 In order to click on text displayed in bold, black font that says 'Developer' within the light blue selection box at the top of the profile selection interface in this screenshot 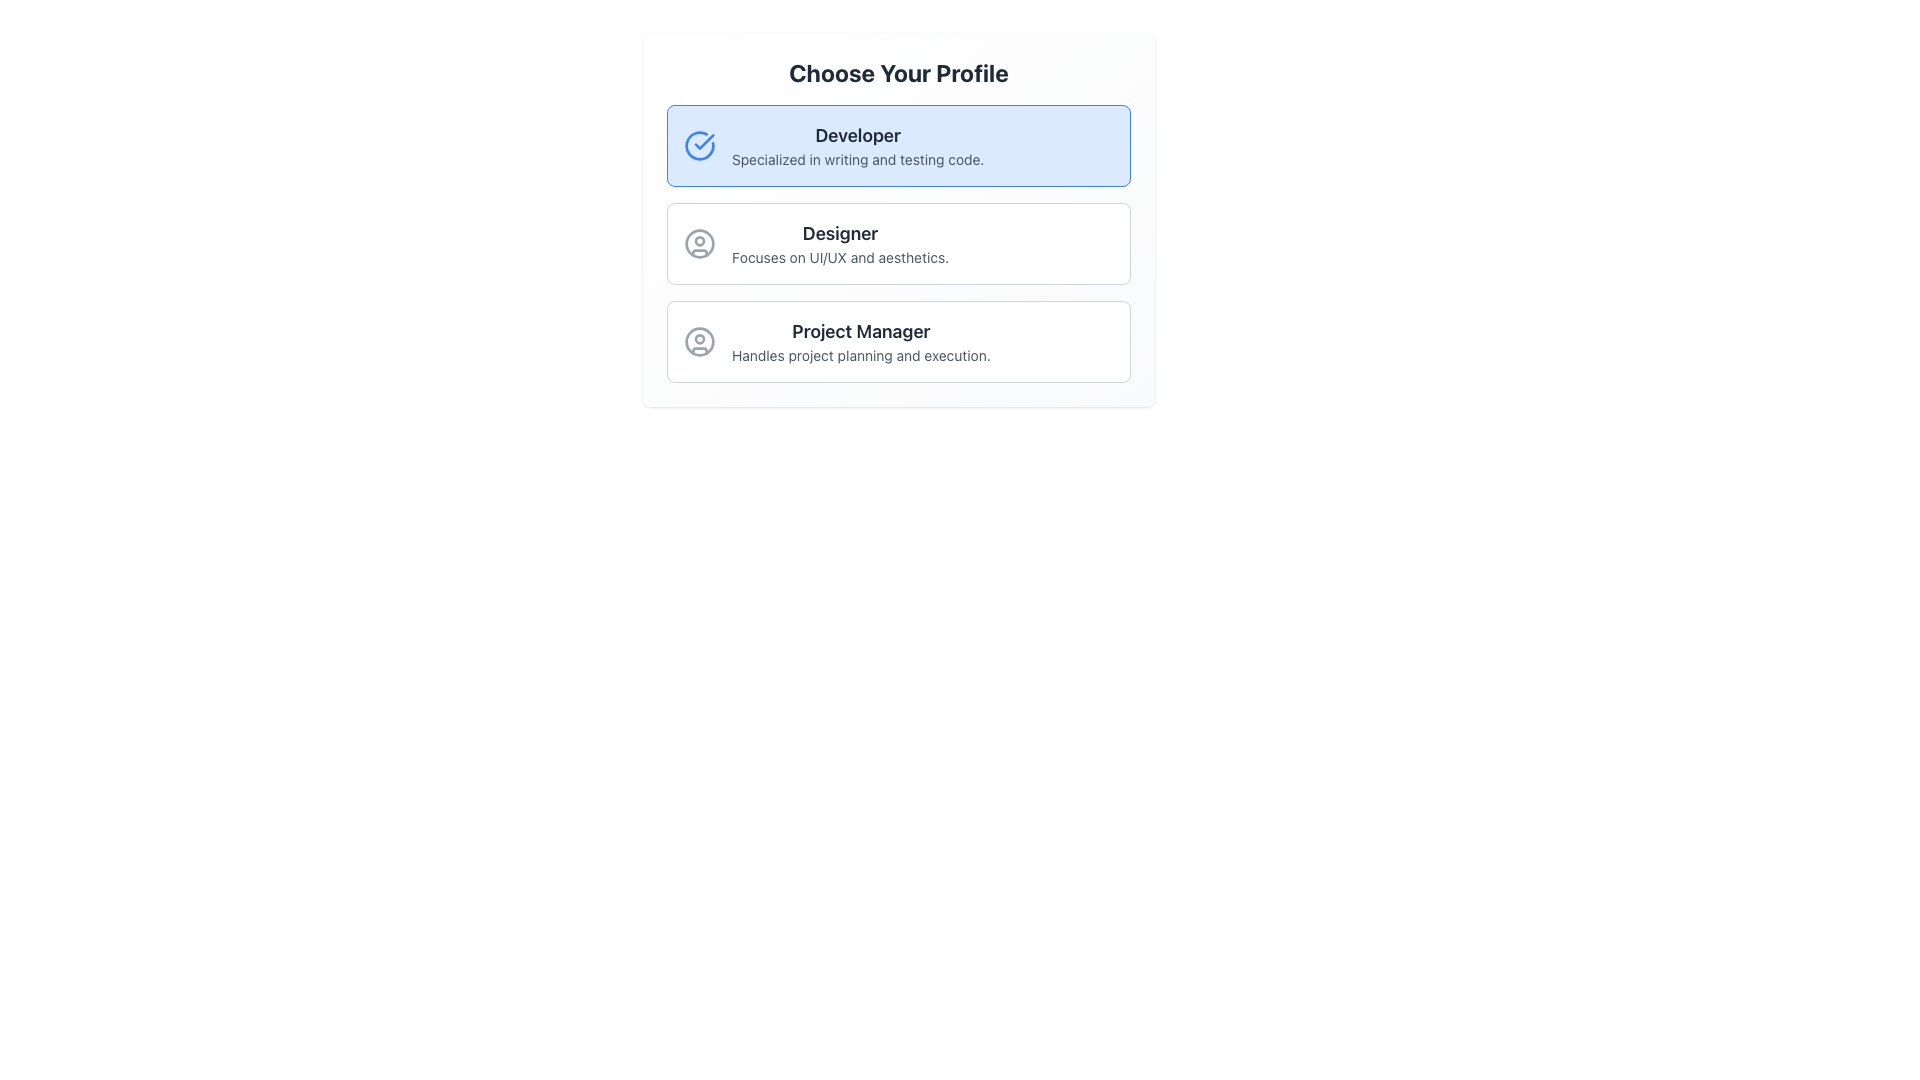, I will do `click(858, 135)`.